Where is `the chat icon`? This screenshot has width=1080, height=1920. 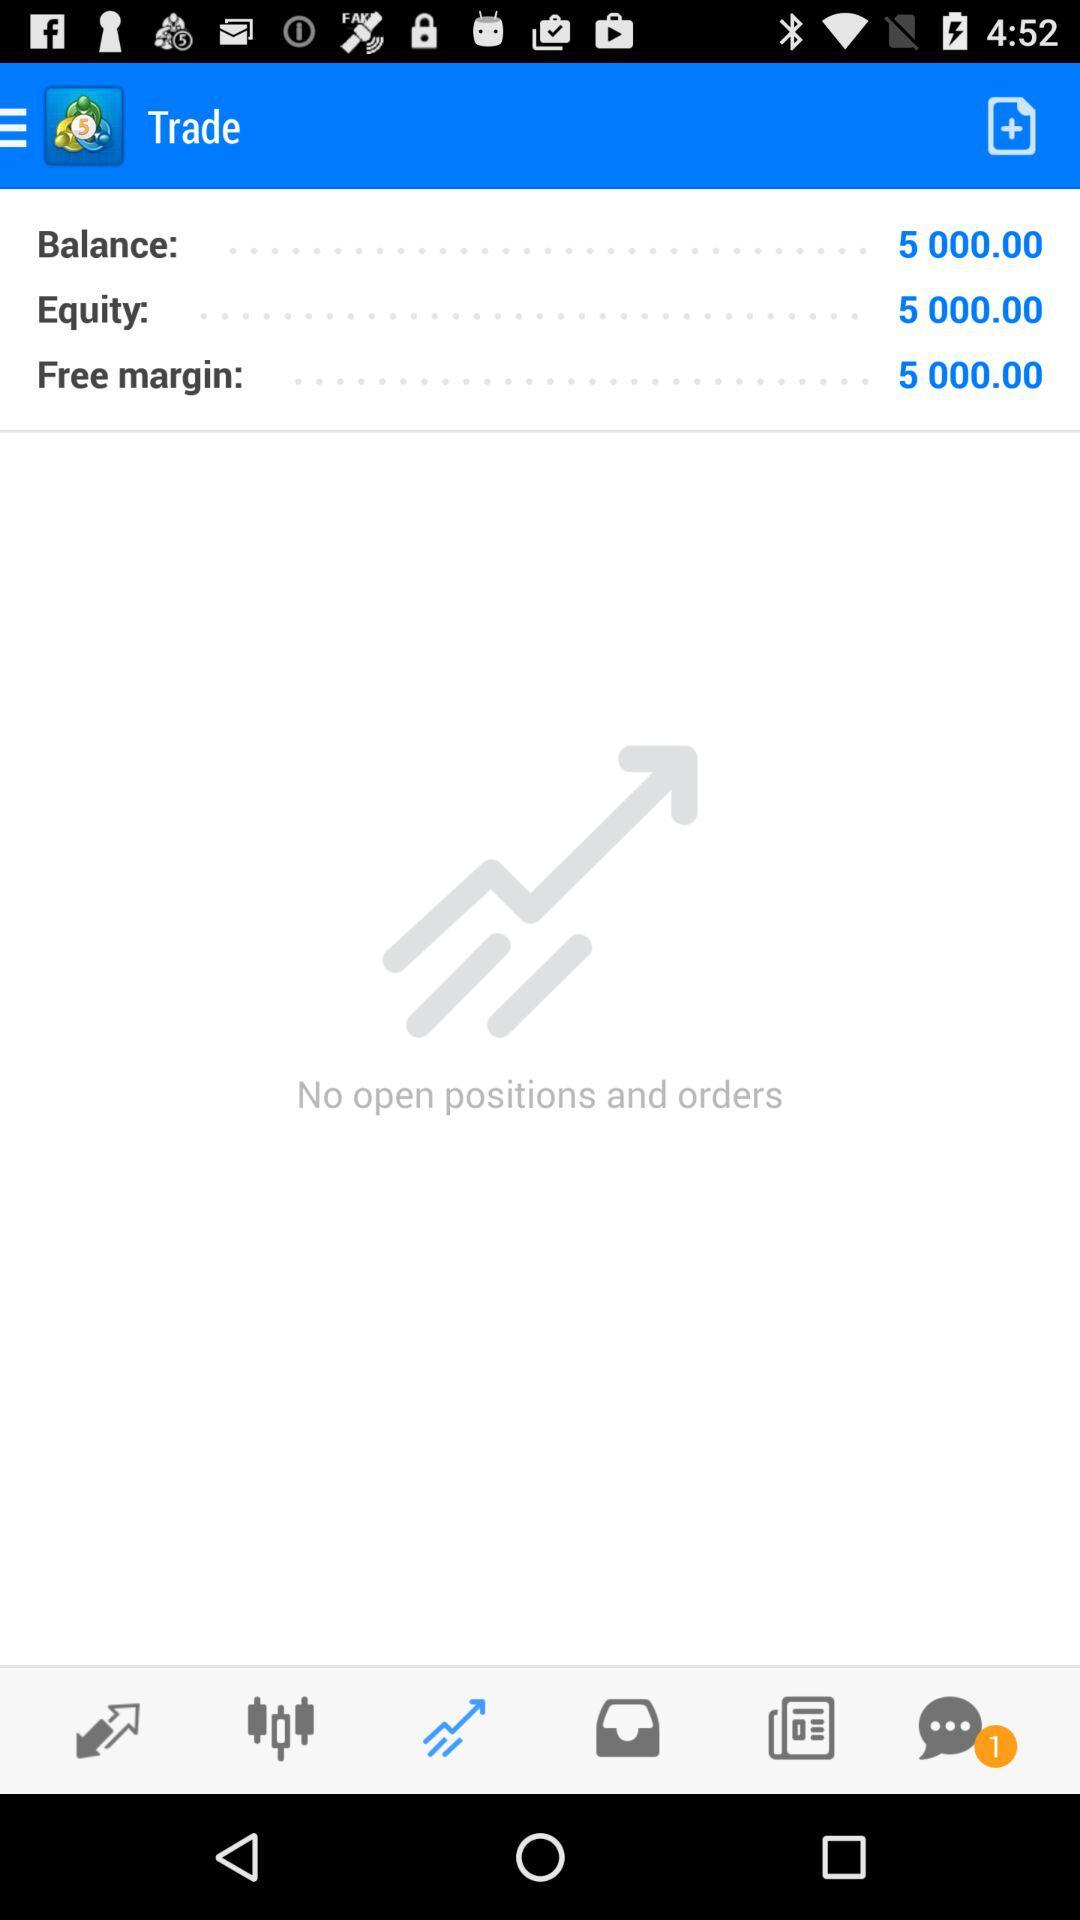
the chat icon is located at coordinates (949, 1848).